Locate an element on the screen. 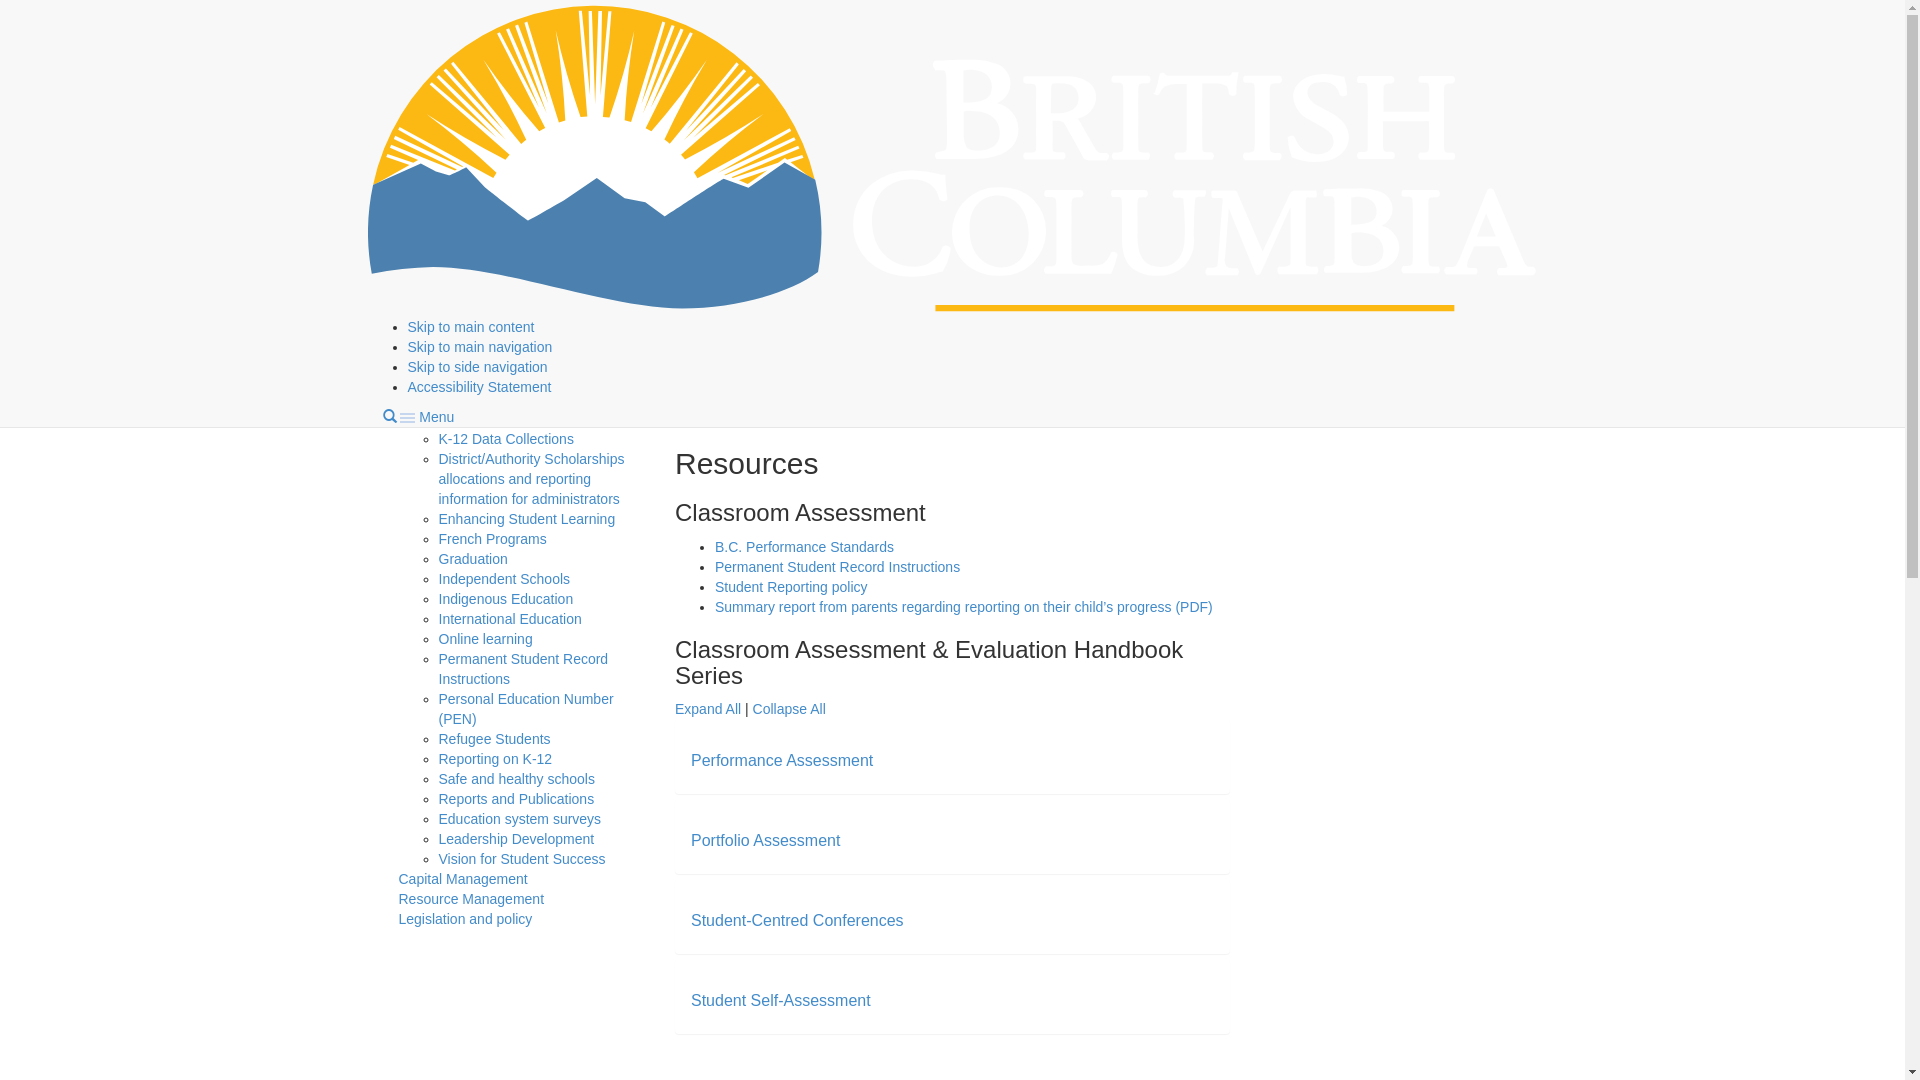 The height and width of the screenshot is (1080, 1920). 'Using assessment data' is located at coordinates (551, 357).